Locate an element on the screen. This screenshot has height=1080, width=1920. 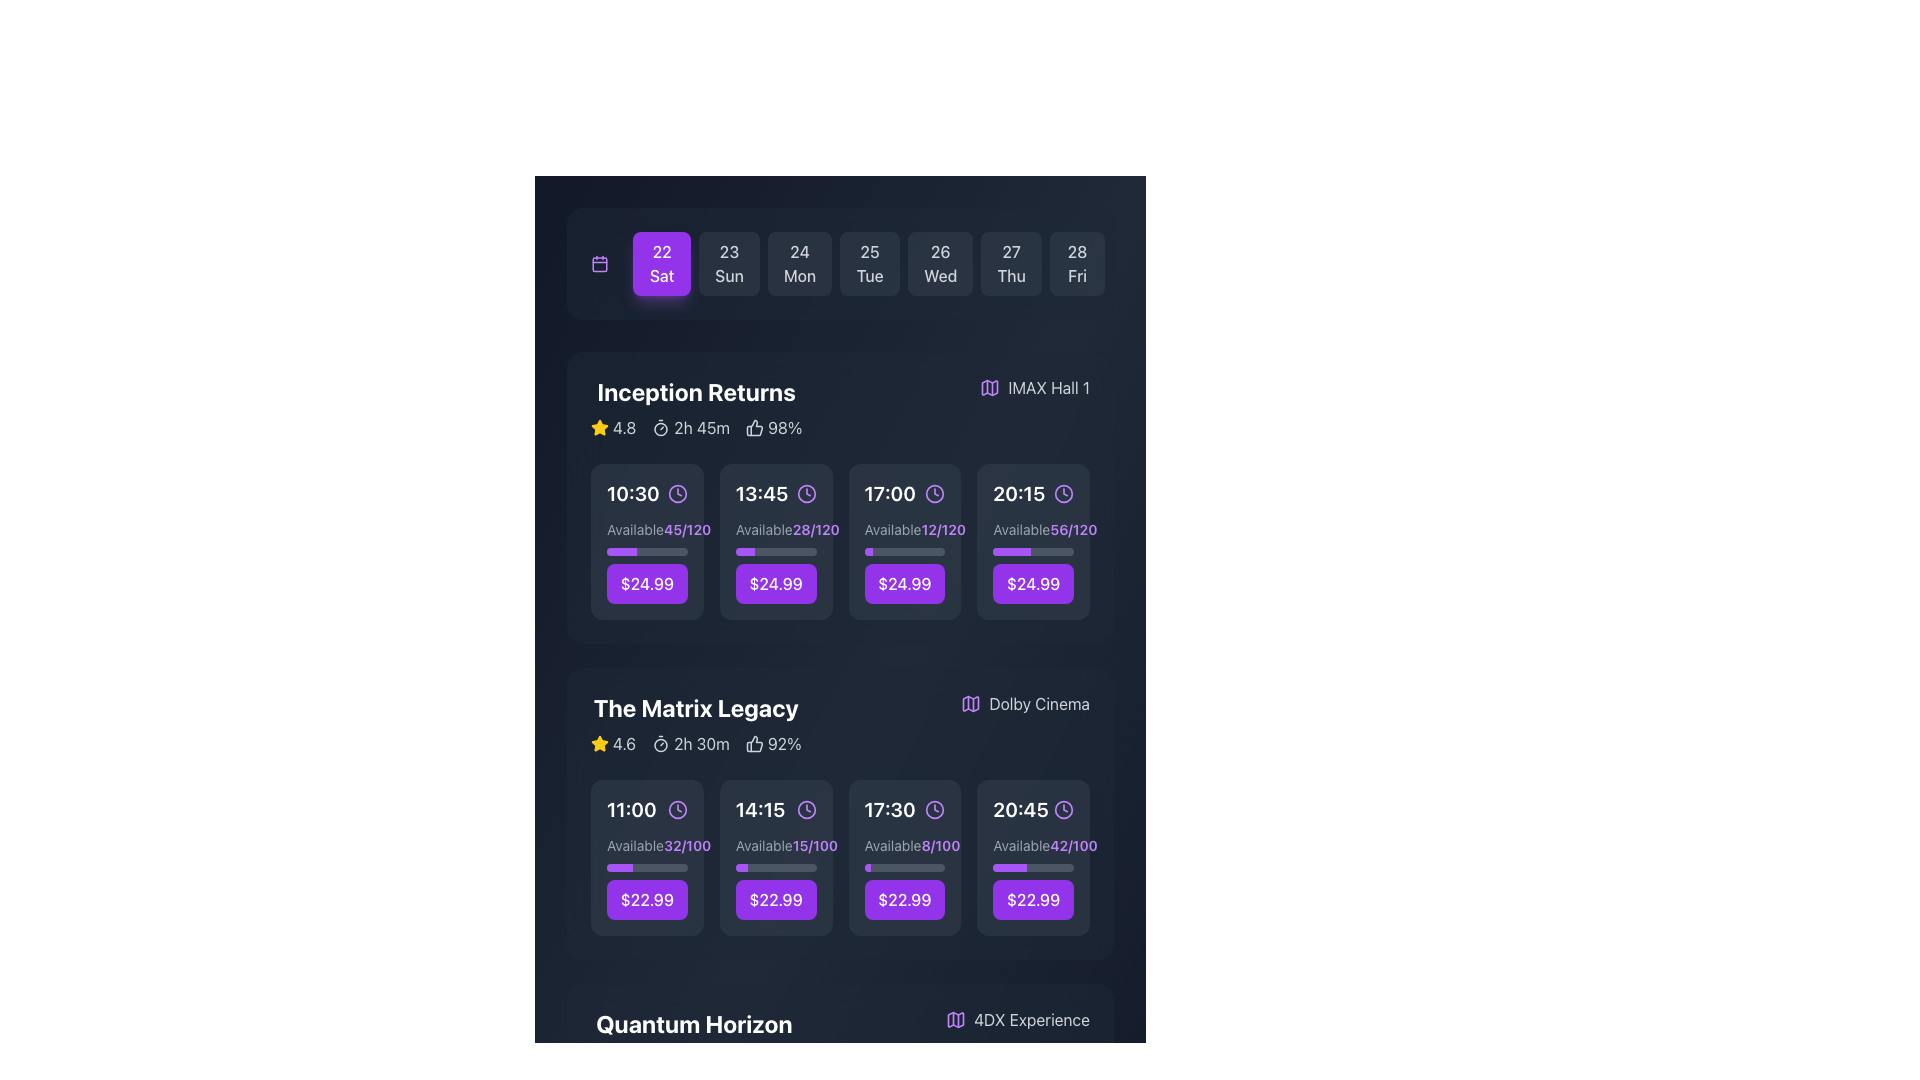
the Label with an icon that displays 'IMAX Hall 1', featuring a purple map icon and light gray text, located in the upper-right section of the ‘Inception Returns’ group is located at coordinates (1035, 388).